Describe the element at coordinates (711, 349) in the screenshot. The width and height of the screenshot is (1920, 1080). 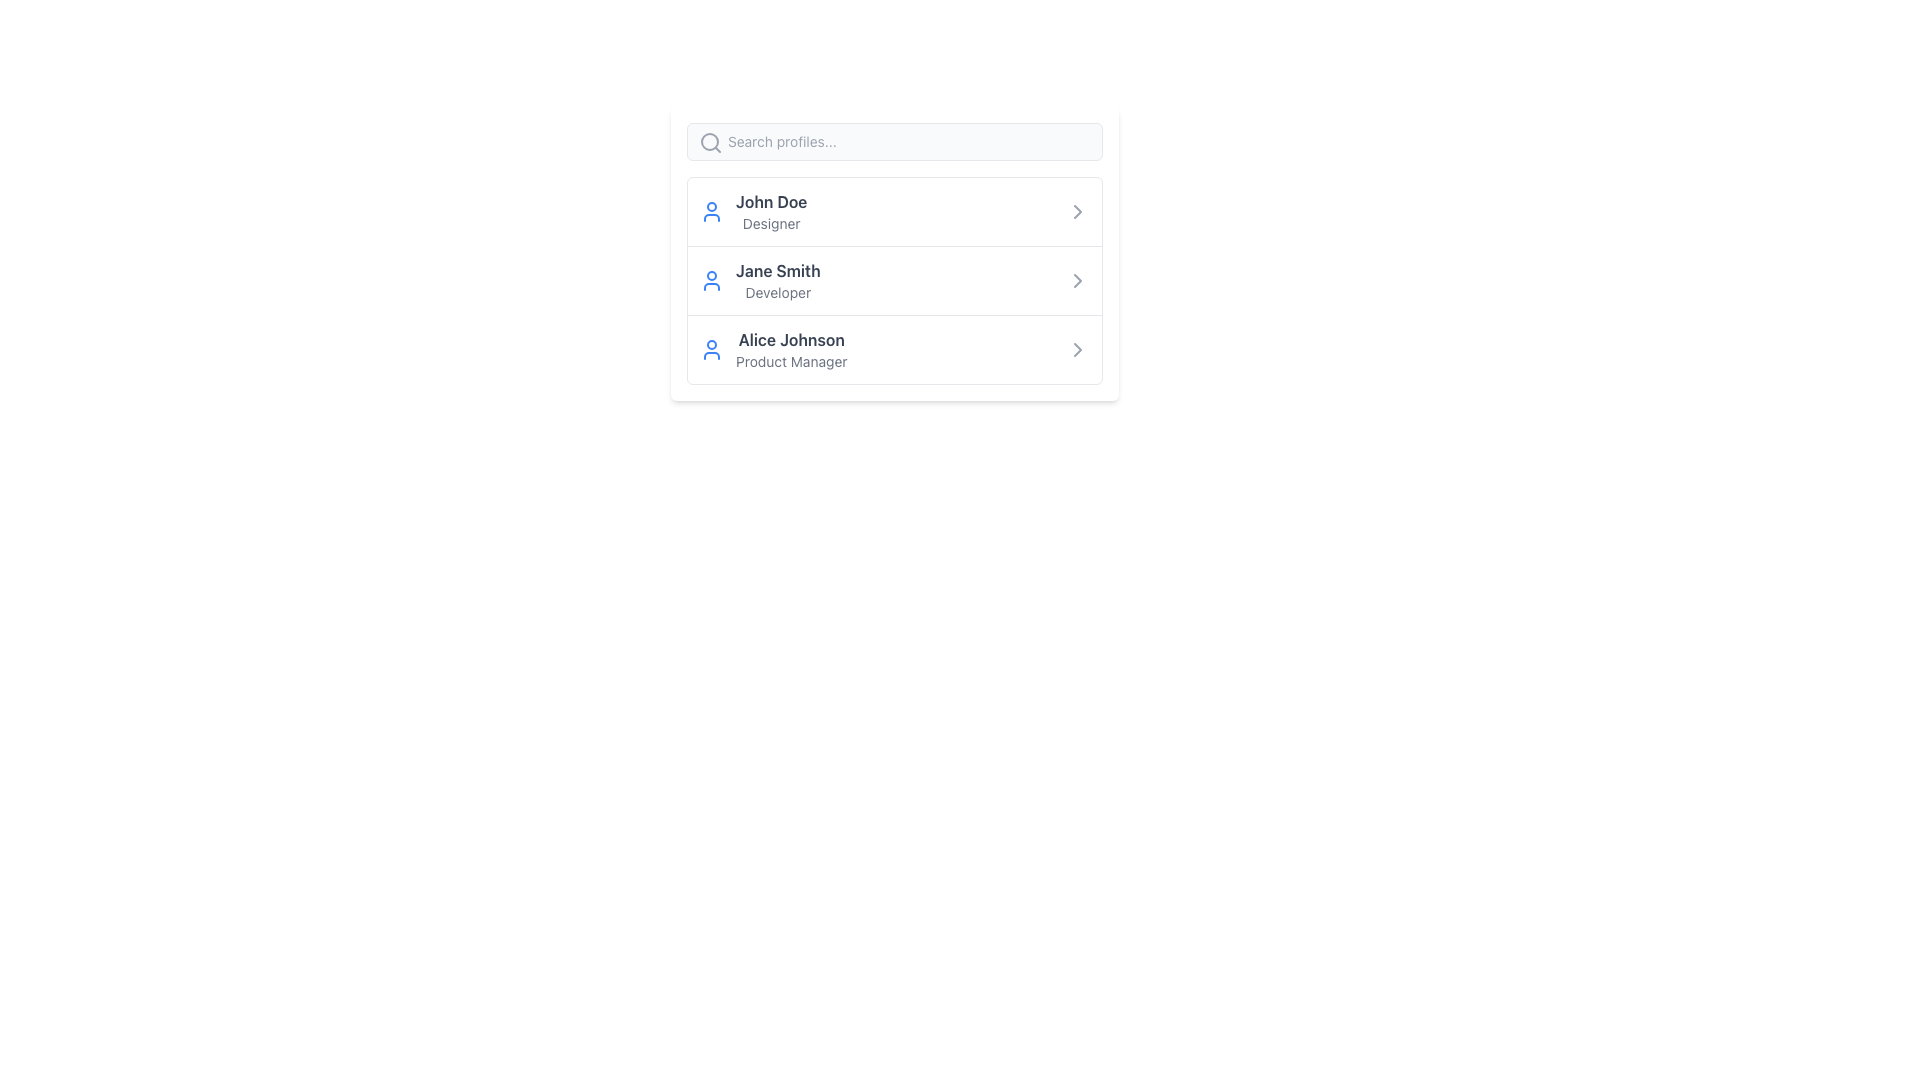
I see `the user avatar icon for 'Alice Johnson', which serves as a visual representation for the user, located at the beginning of the row with the texts 'Alice Johnson' and 'Product Manager'` at that location.